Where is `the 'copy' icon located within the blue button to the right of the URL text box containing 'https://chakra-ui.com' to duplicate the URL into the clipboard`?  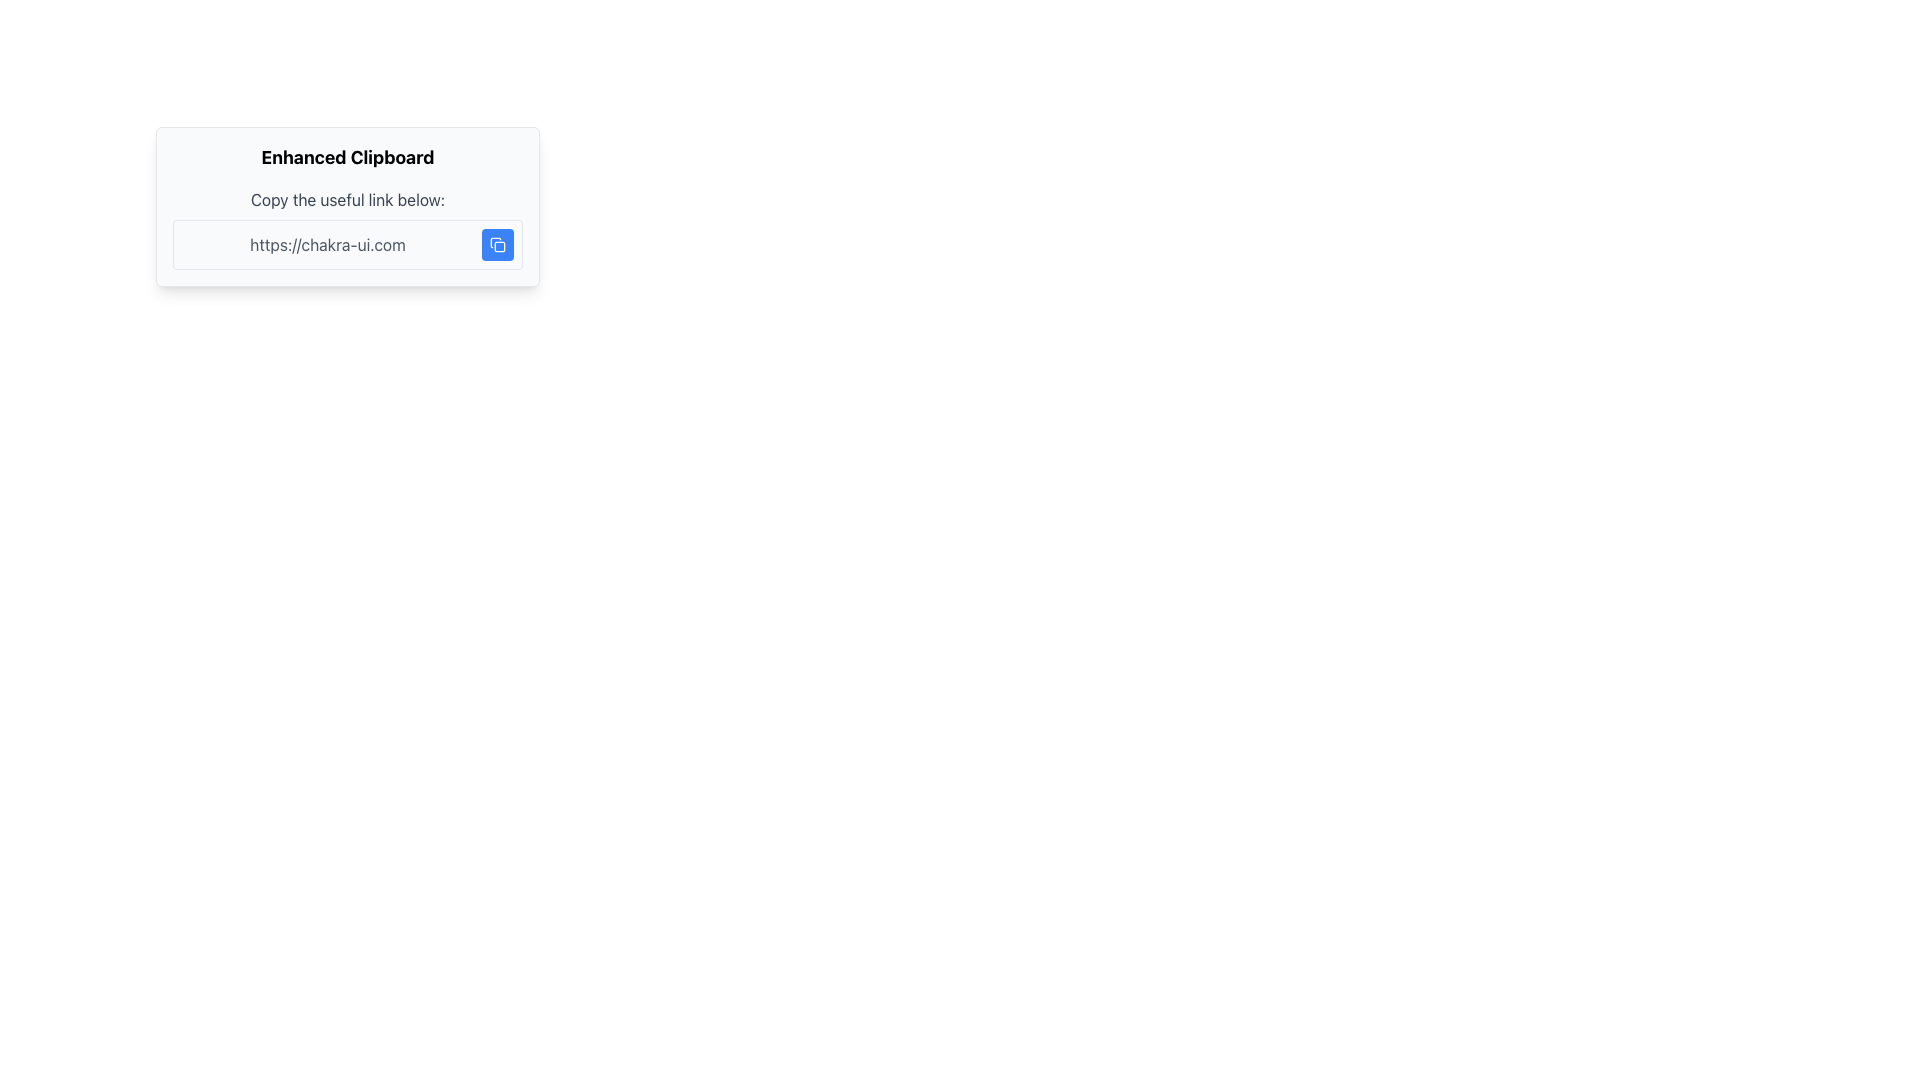 the 'copy' icon located within the blue button to the right of the URL text box containing 'https://chakra-ui.com' to duplicate the URL into the clipboard is located at coordinates (498, 244).